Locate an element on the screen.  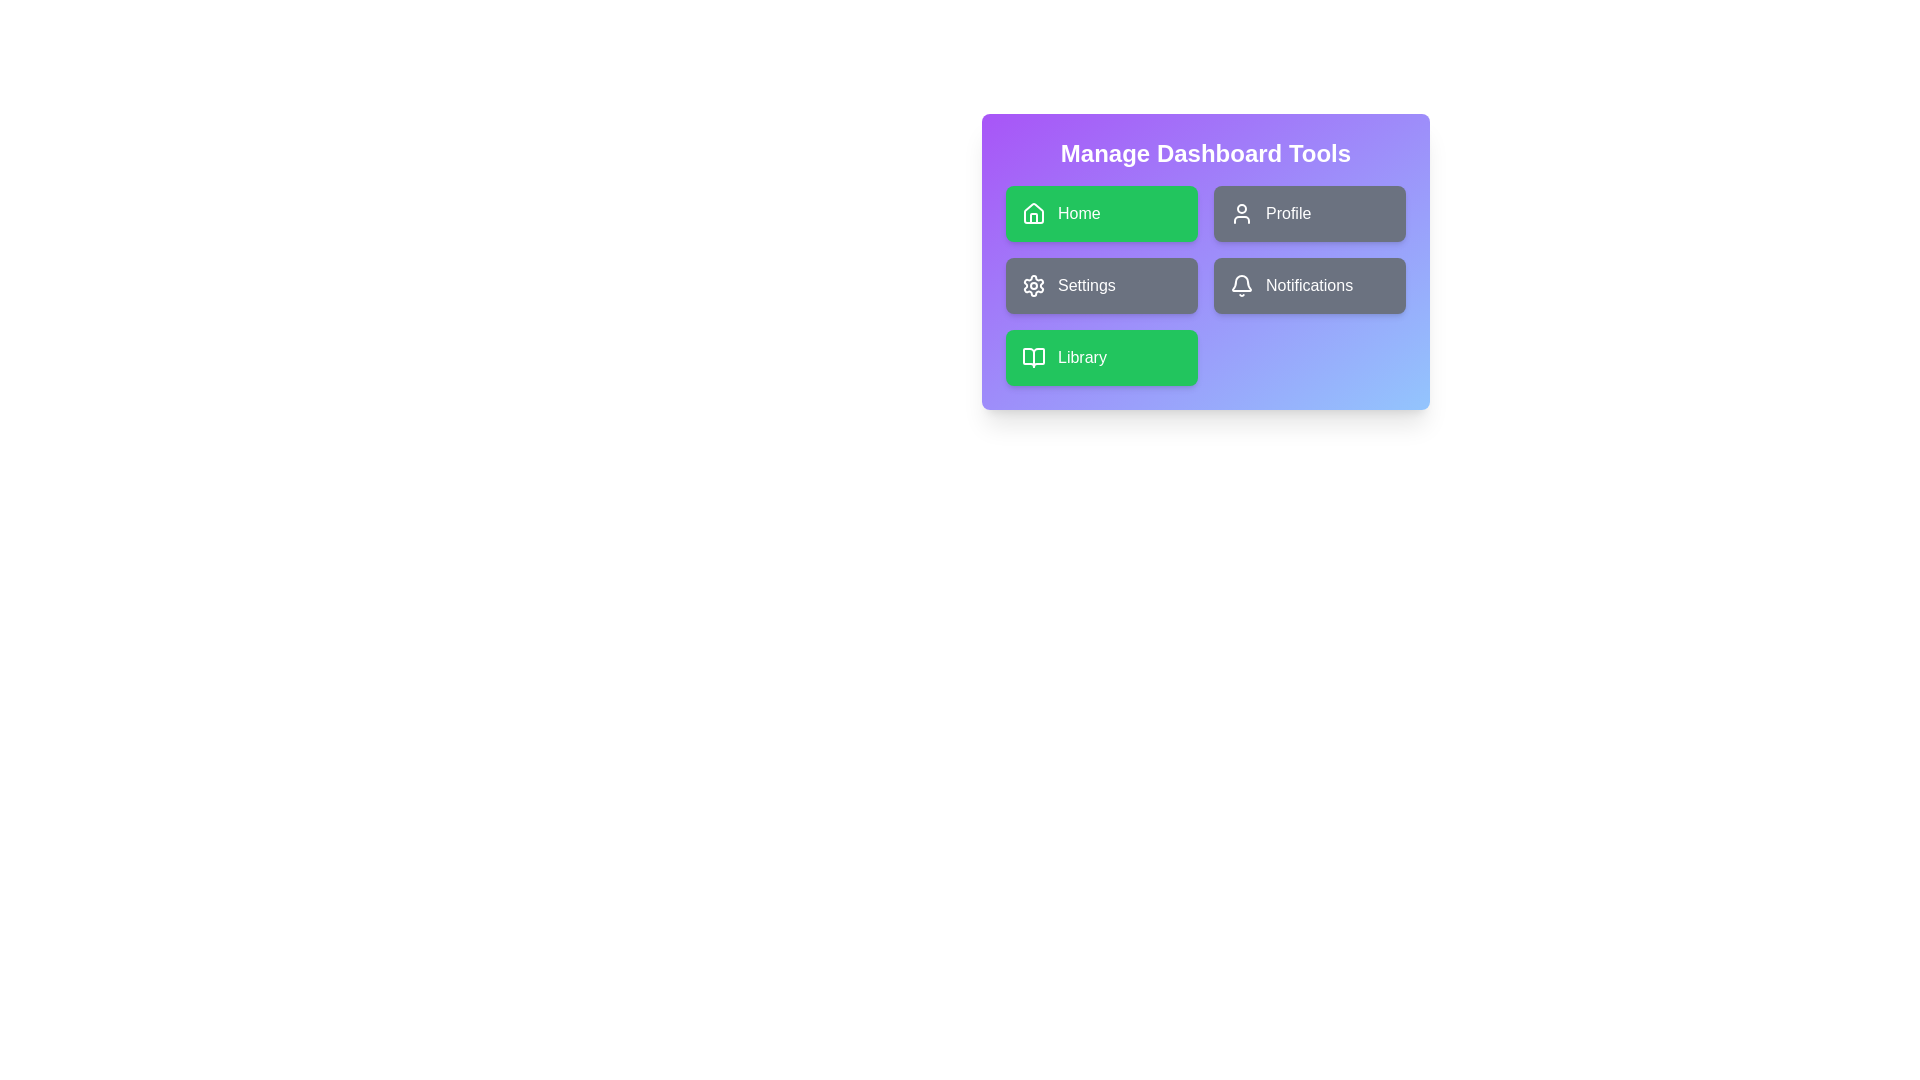
the chip labeled Settings to toggle its selection state is located at coordinates (1101, 285).